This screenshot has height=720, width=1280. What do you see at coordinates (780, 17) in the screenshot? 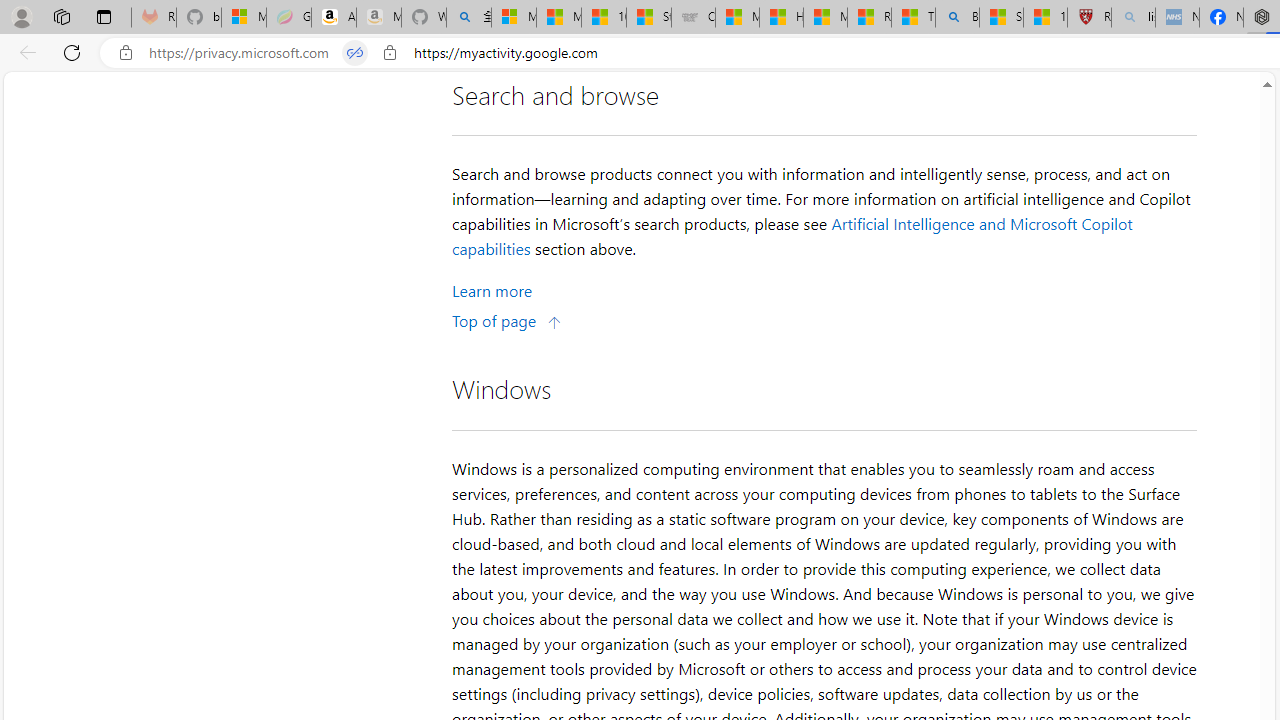
I see `'How I Got Rid of Microsoft Edge'` at bounding box center [780, 17].